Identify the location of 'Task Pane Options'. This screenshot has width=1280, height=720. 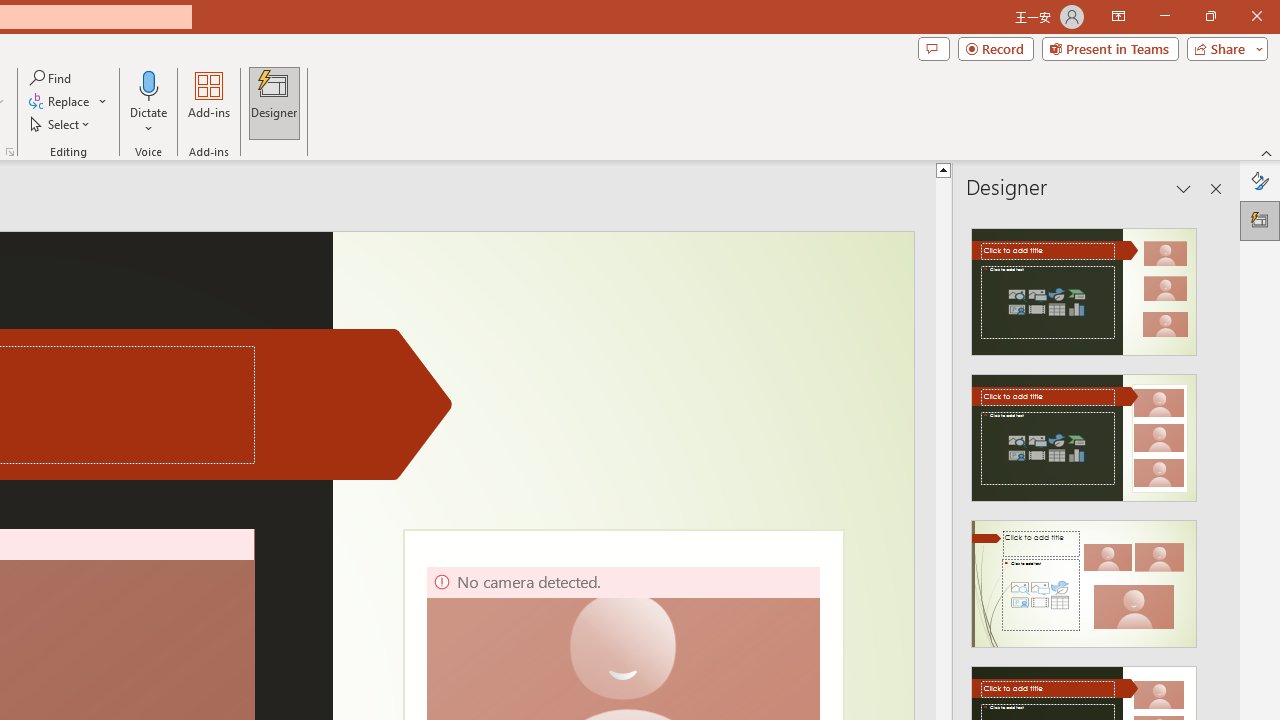
(1184, 189).